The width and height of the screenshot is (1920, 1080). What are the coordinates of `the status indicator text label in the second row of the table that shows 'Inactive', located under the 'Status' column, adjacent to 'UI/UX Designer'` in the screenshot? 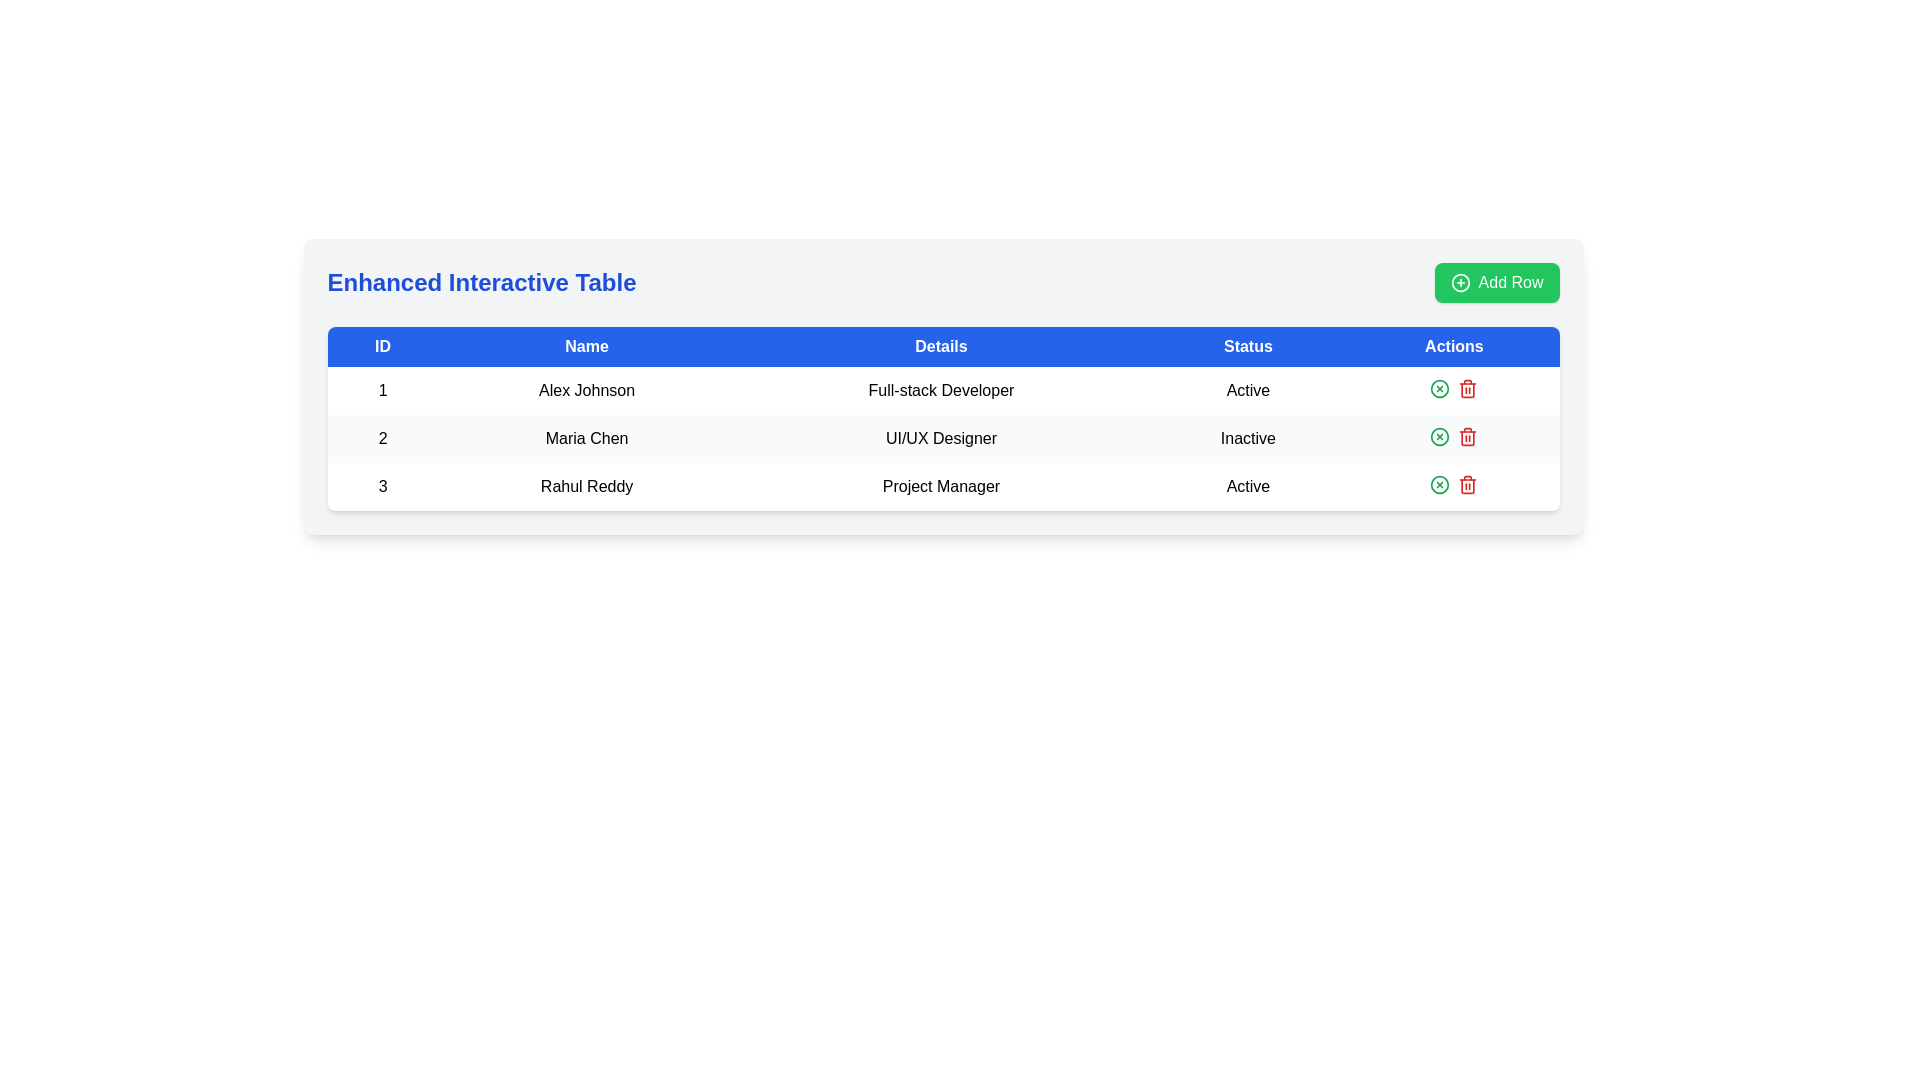 It's located at (1247, 438).